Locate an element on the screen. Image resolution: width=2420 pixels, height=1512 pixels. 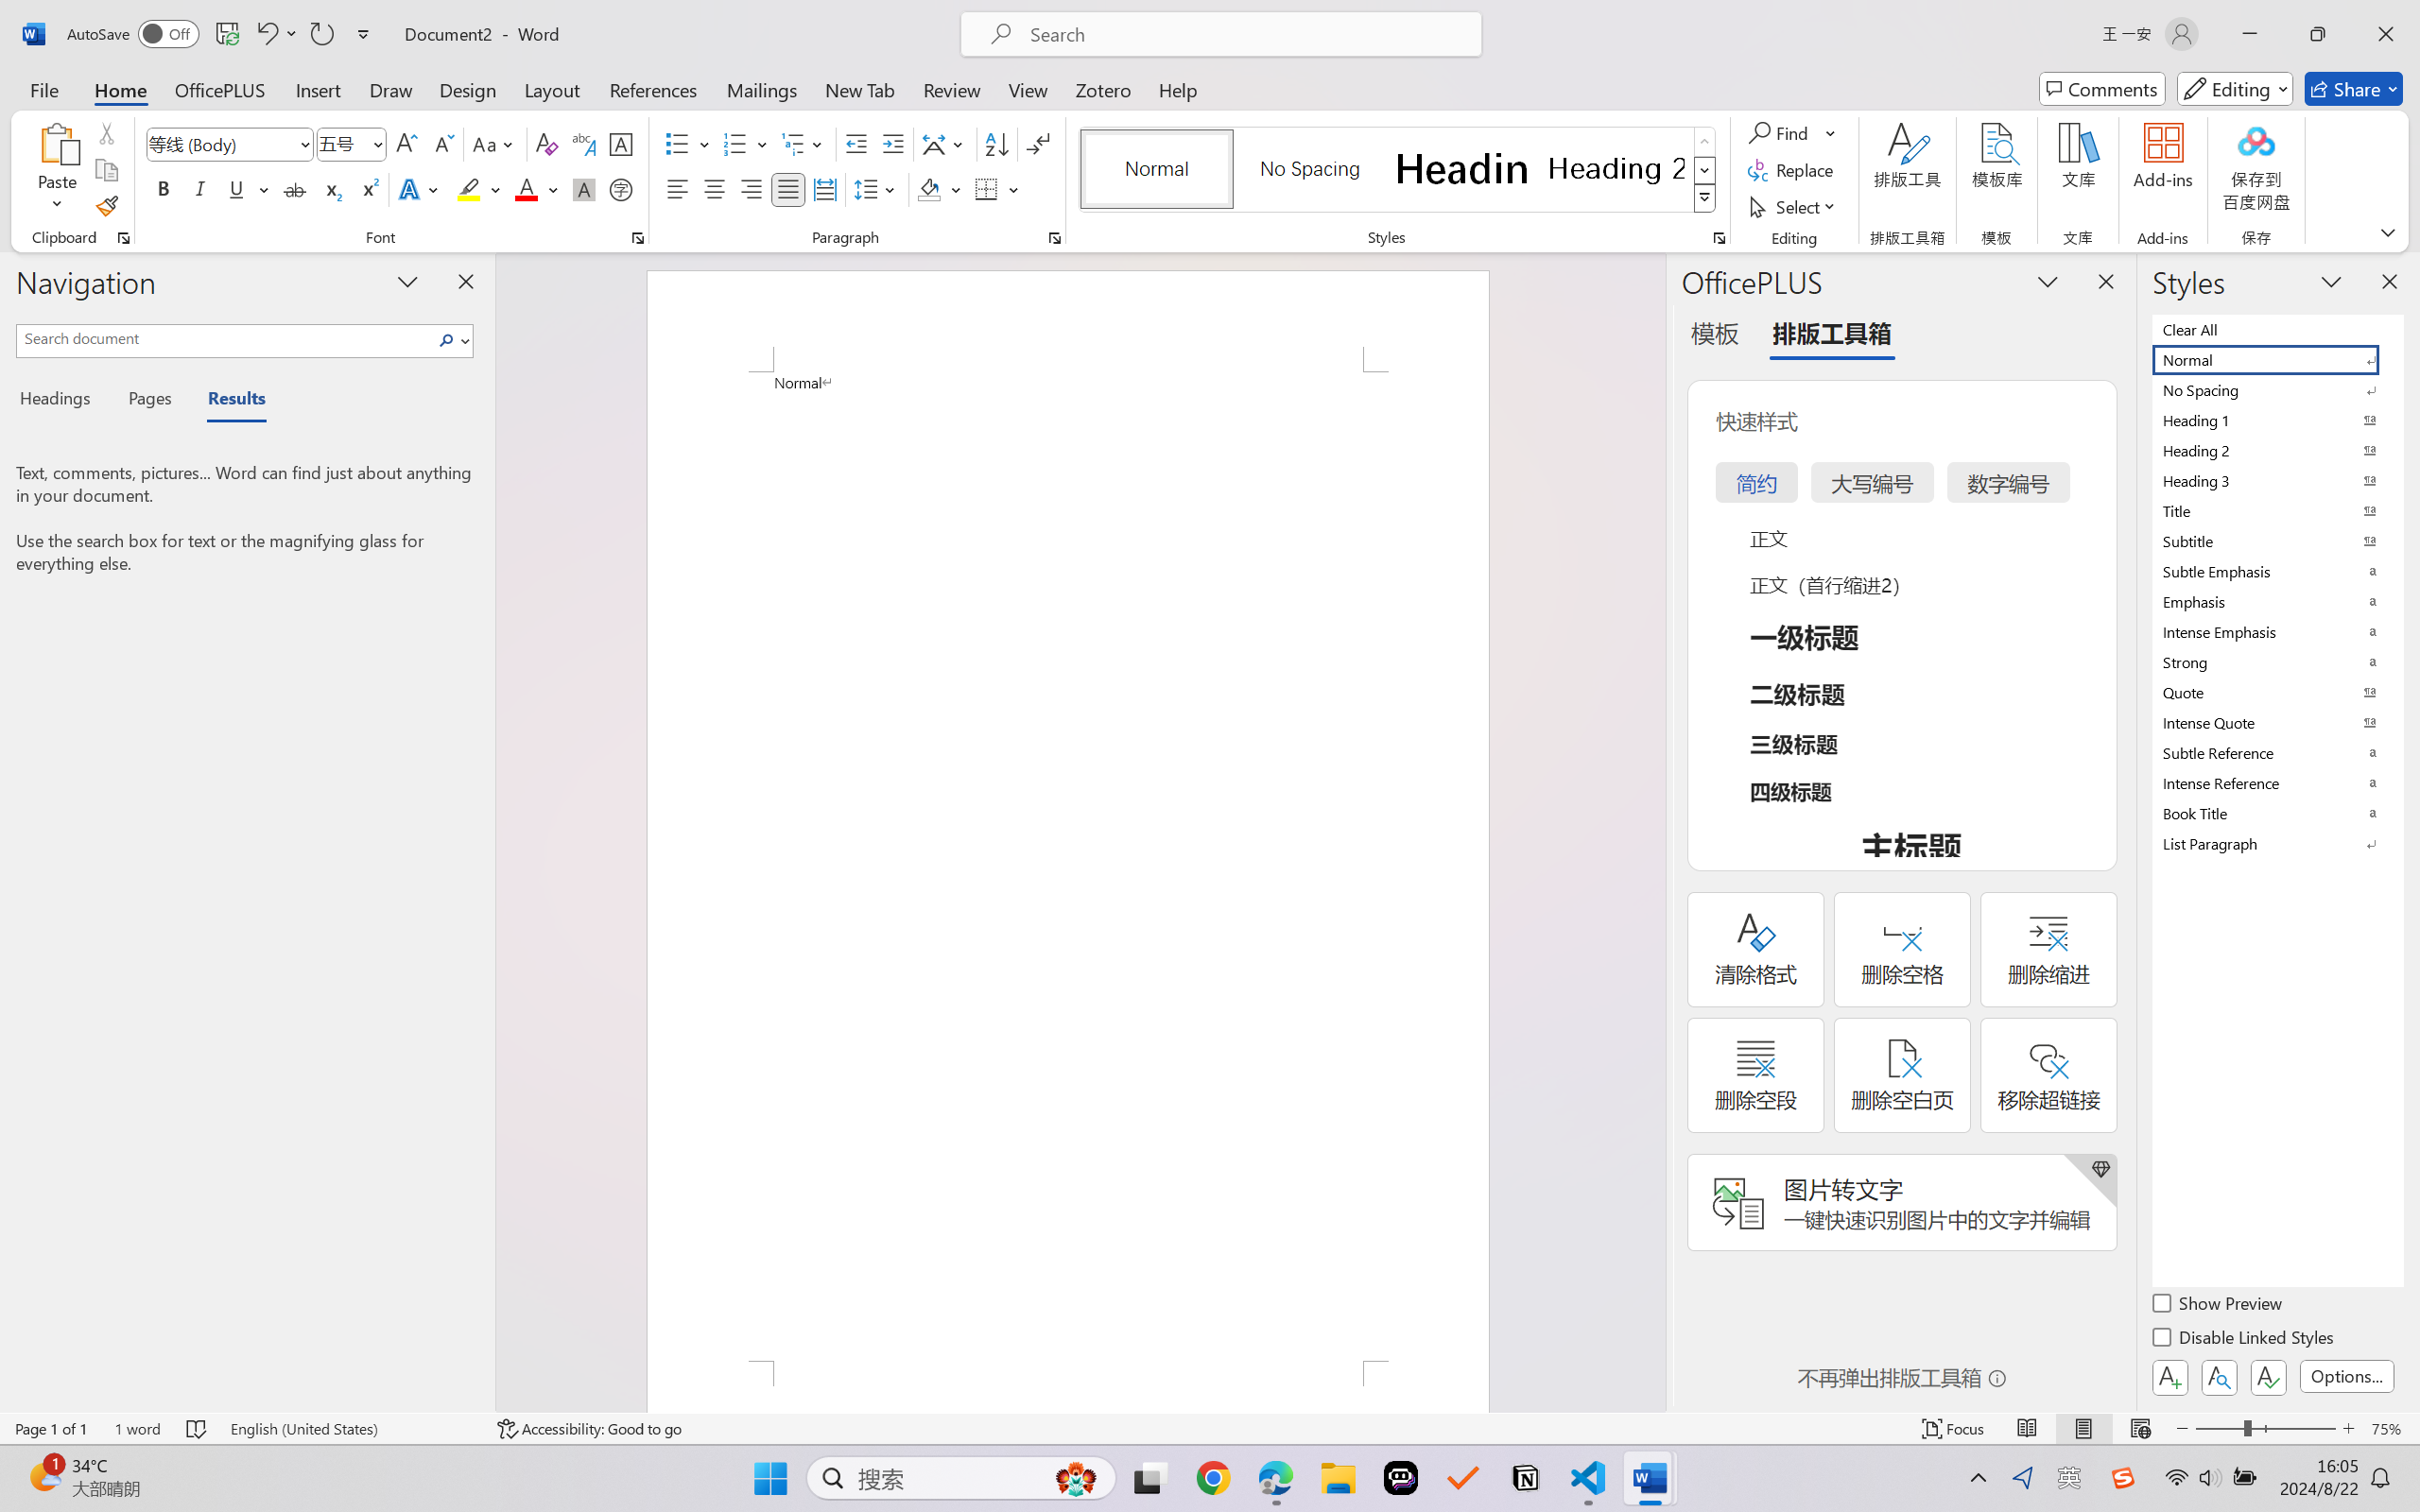
'Format Painter' is located at coordinates (105, 207).